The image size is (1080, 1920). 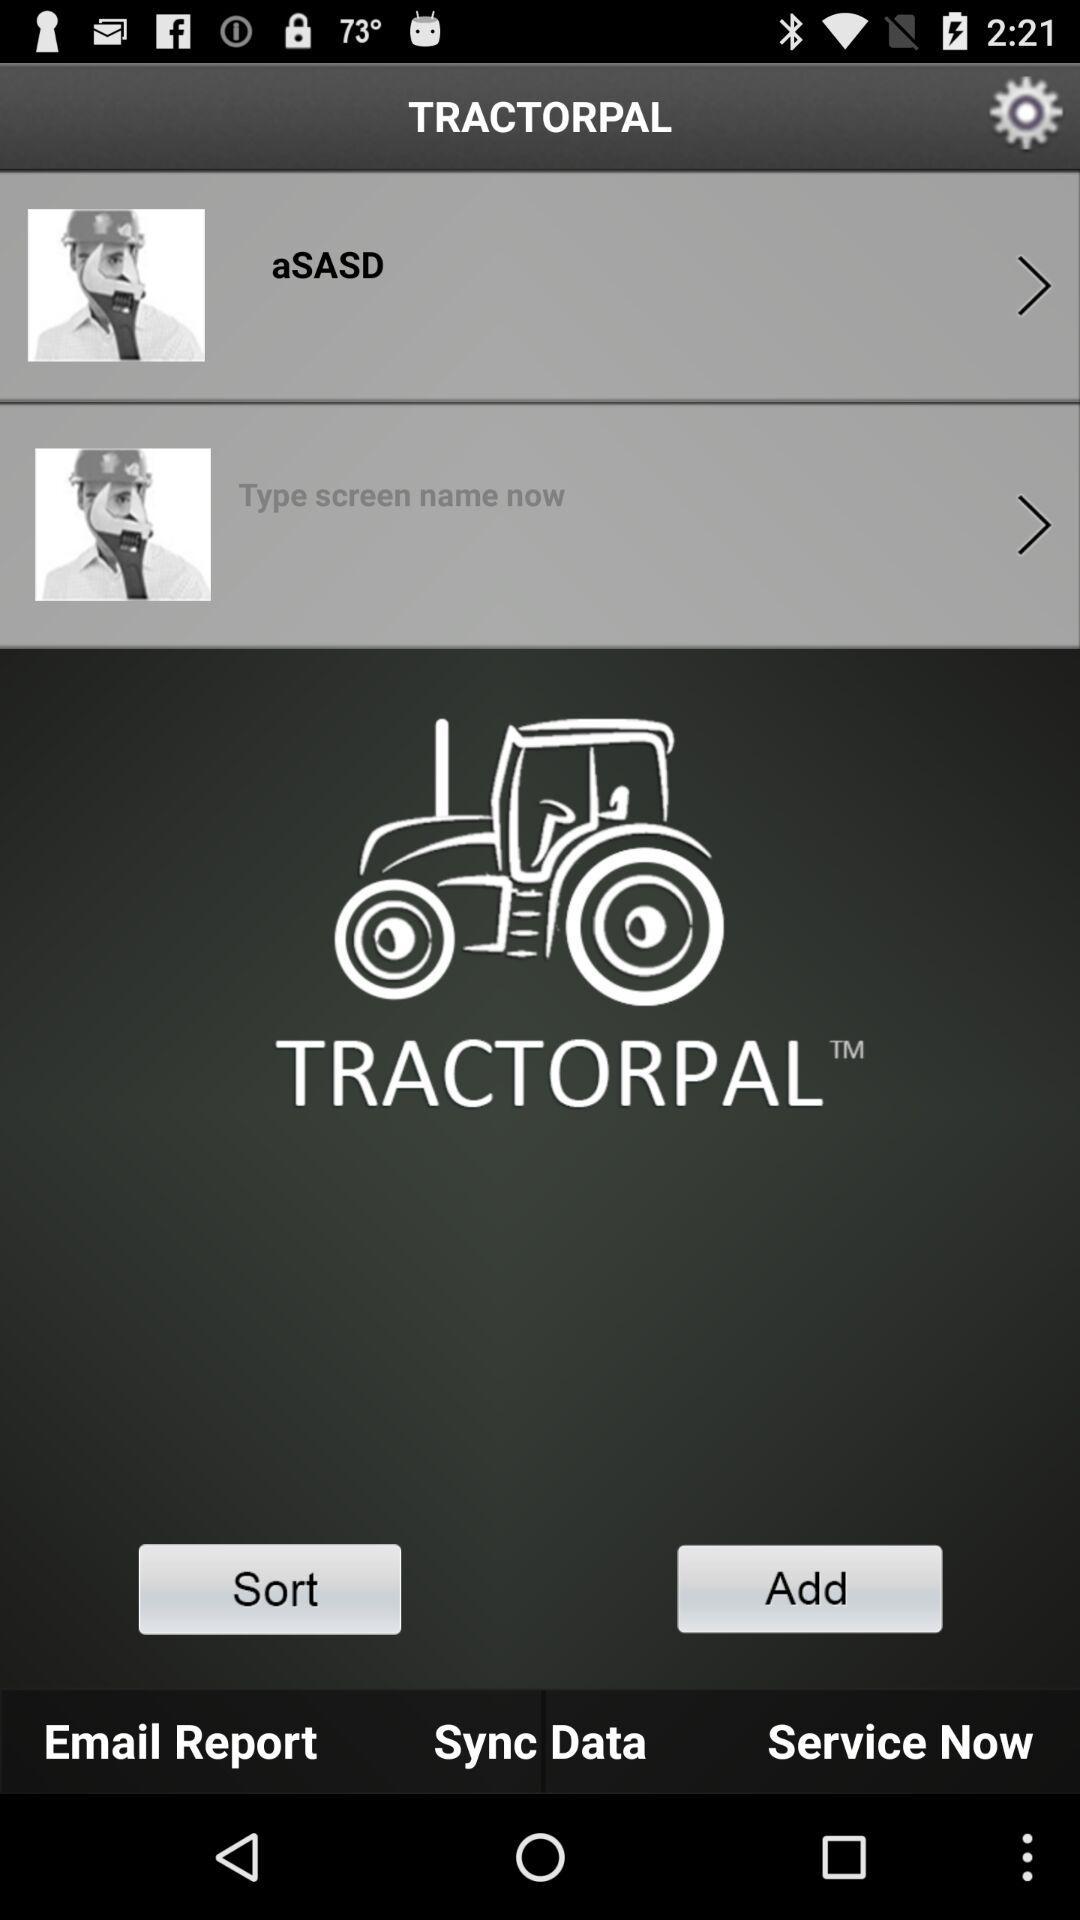 I want to click on the settings icon, so click(x=1027, y=123).